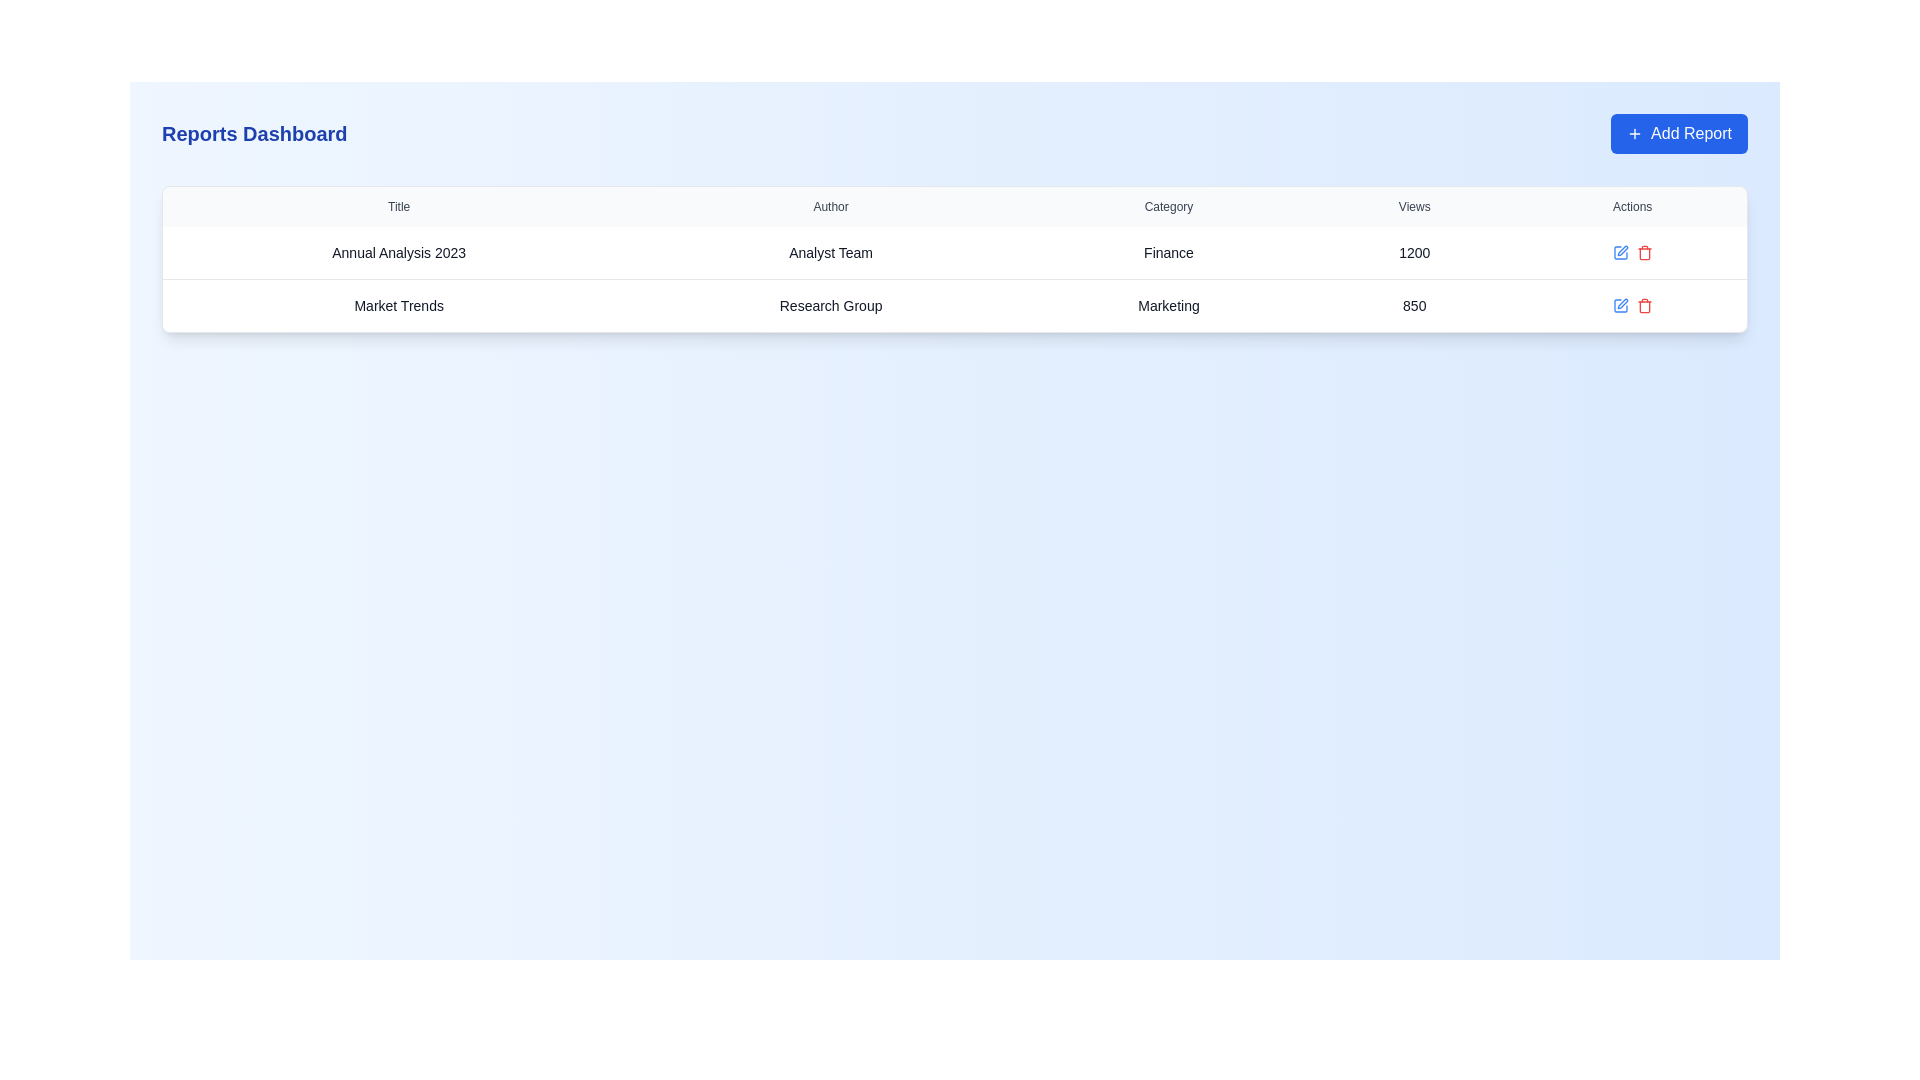 This screenshot has width=1920, height=1080. Describe the element at coordinates (399, 252) in the screenshot. I see `the text label displaying 'Annual Analysis 2023', which is styled with a small font size and dark gray color, located in the first row of the table under the 'Title' column` at that location.